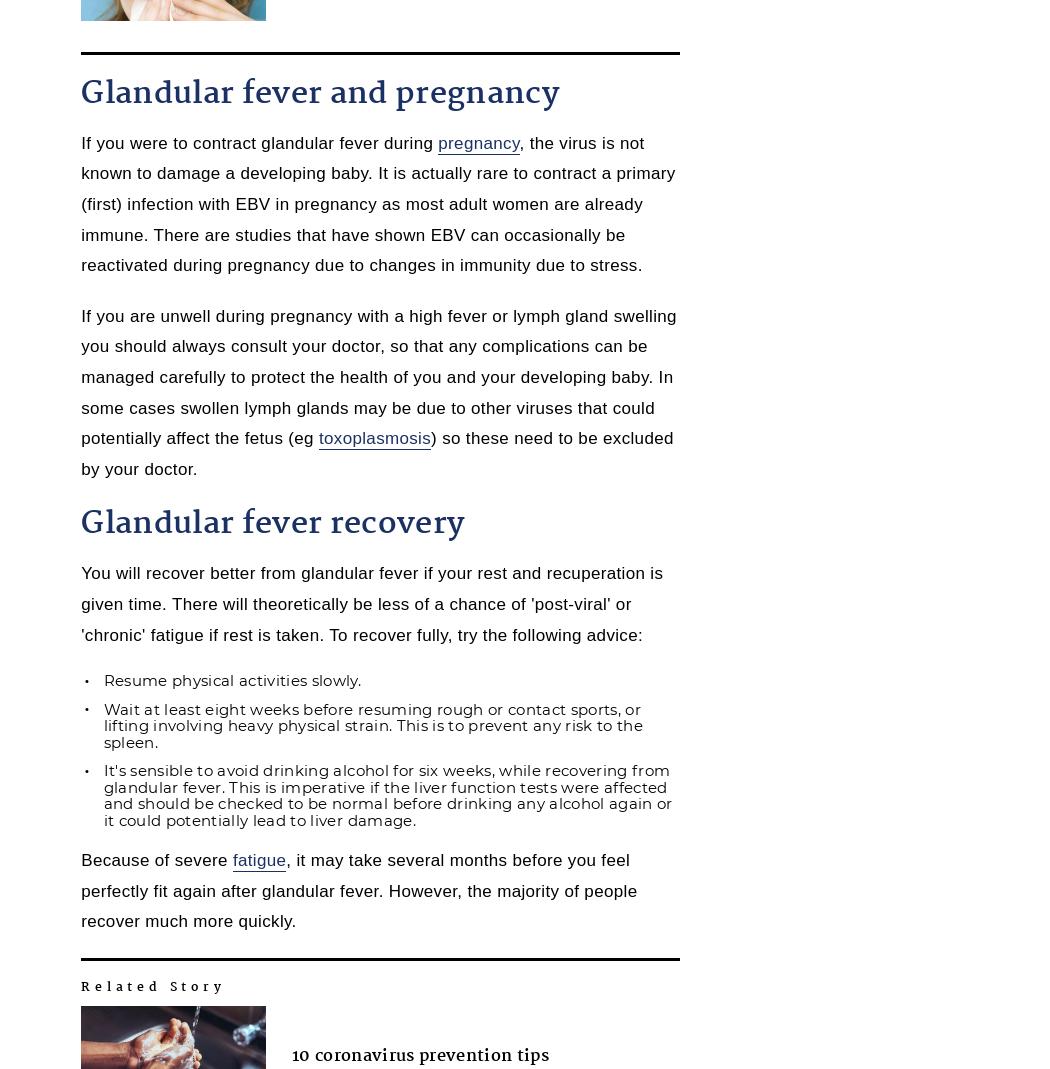 The width and height of the screenshot is (1050, 1069). I want to click on 'Wait at least eight weeks before resuming rough or contact sports, or lifting involving heavy physical strain. This is to prevent any risk to the spleen.', so click(371, 723).